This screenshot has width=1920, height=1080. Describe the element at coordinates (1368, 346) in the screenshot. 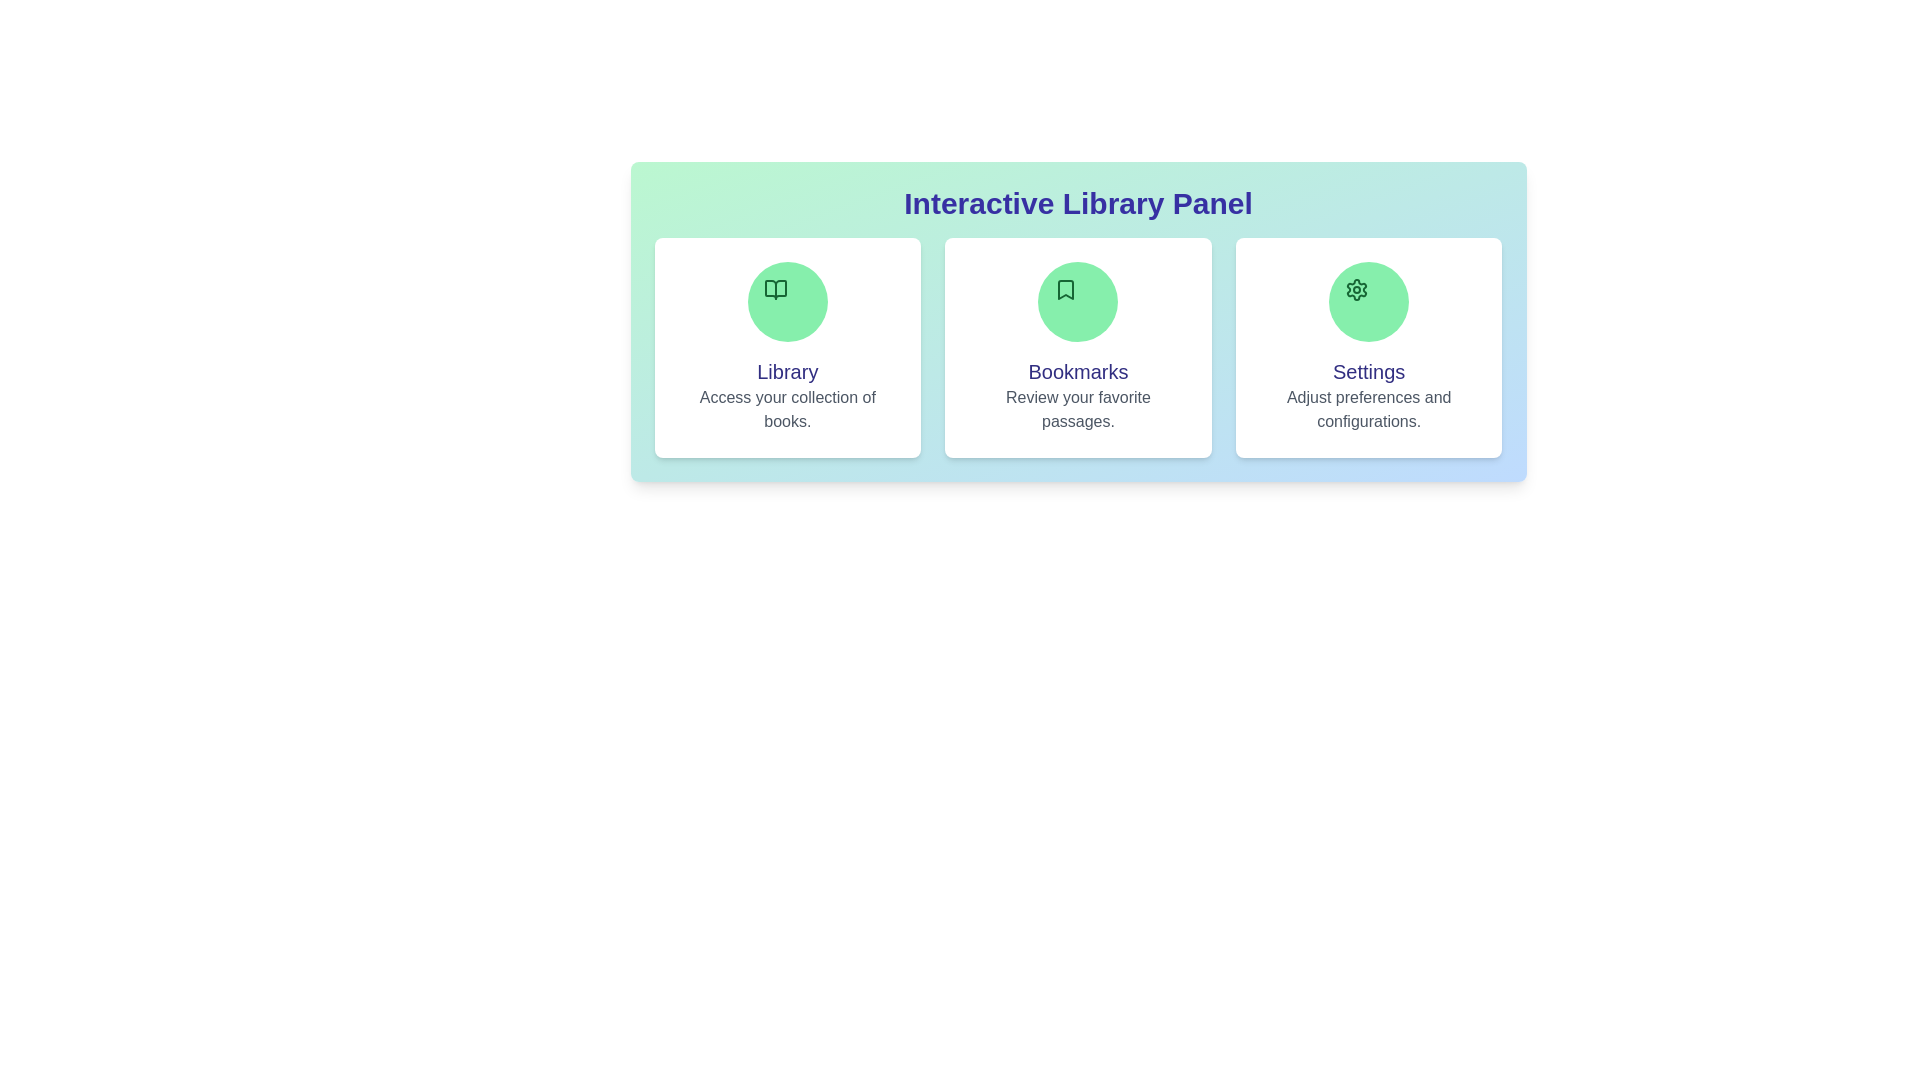

I see `the card representing the Settings section` at that location.